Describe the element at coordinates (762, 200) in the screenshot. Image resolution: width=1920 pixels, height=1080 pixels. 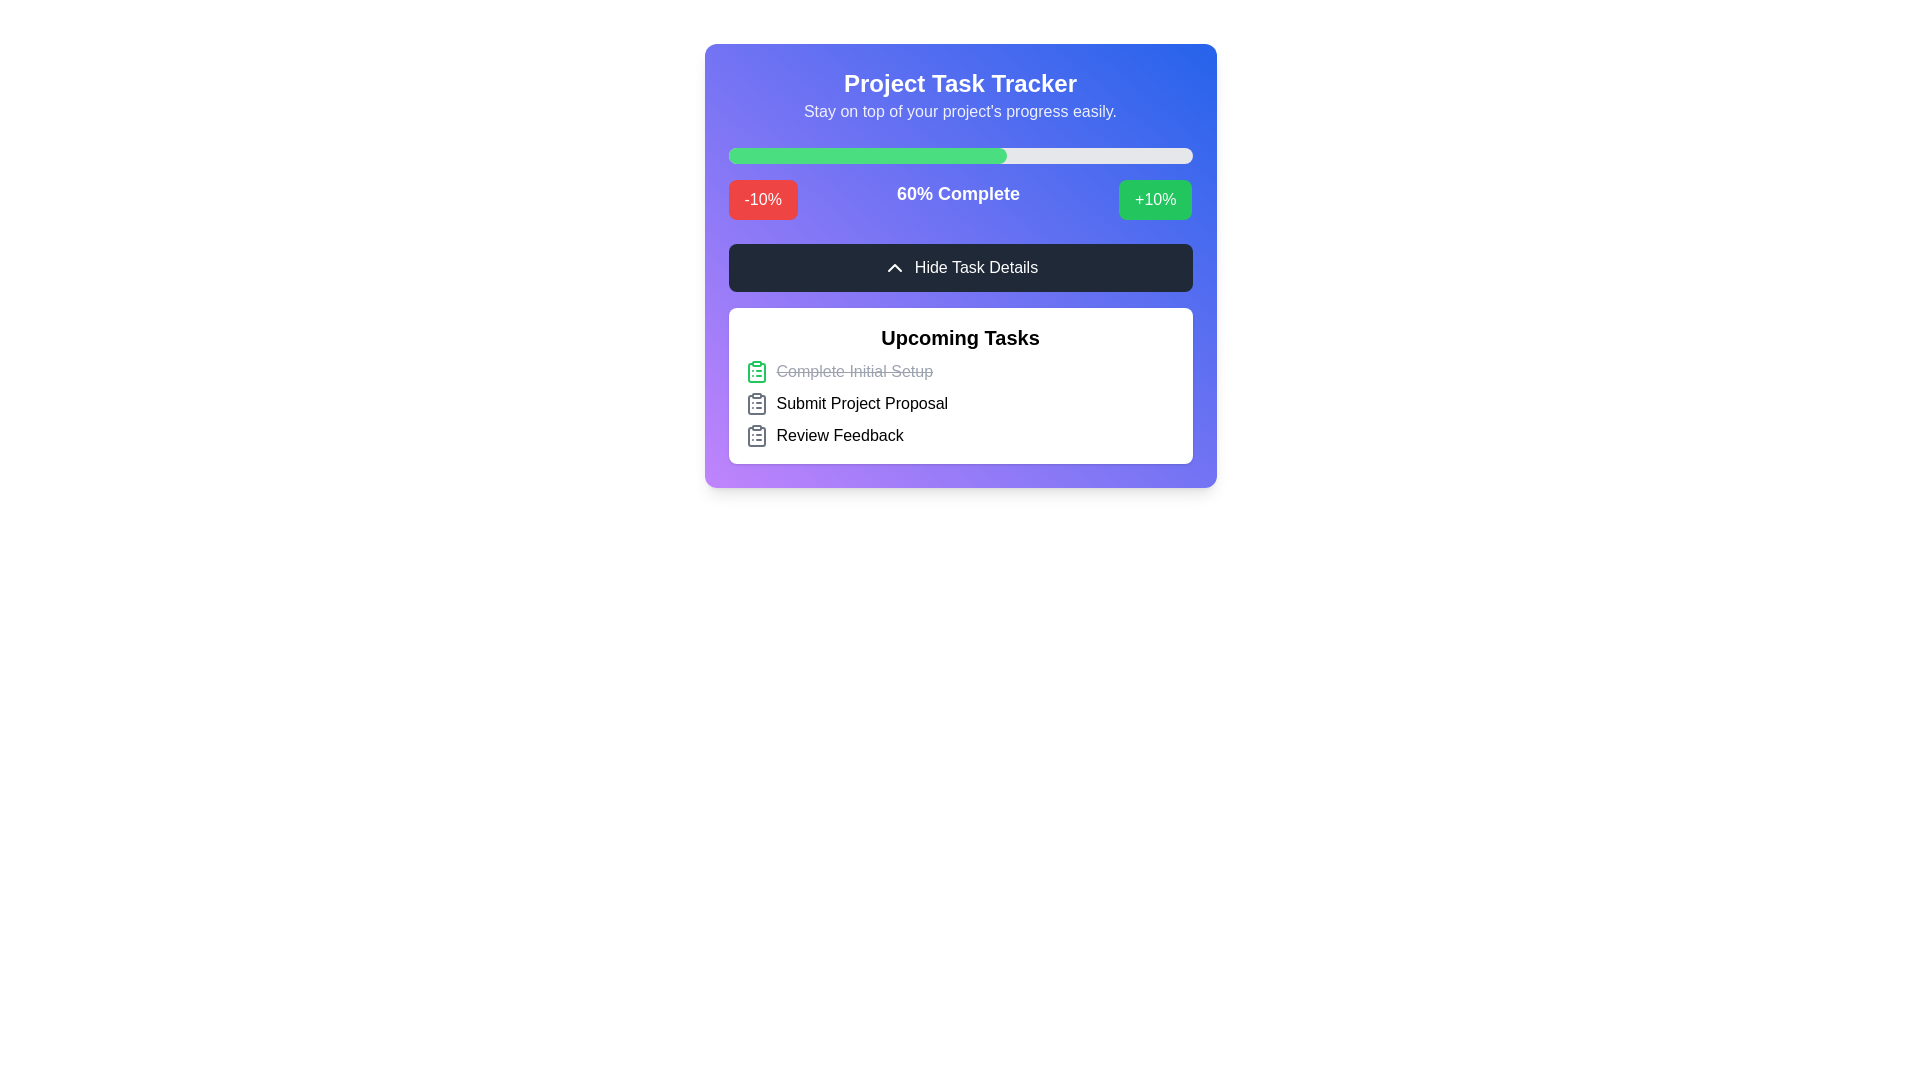
I see `the button on the left side of the row to decrease the displayed percentage value by 10%` at that location.